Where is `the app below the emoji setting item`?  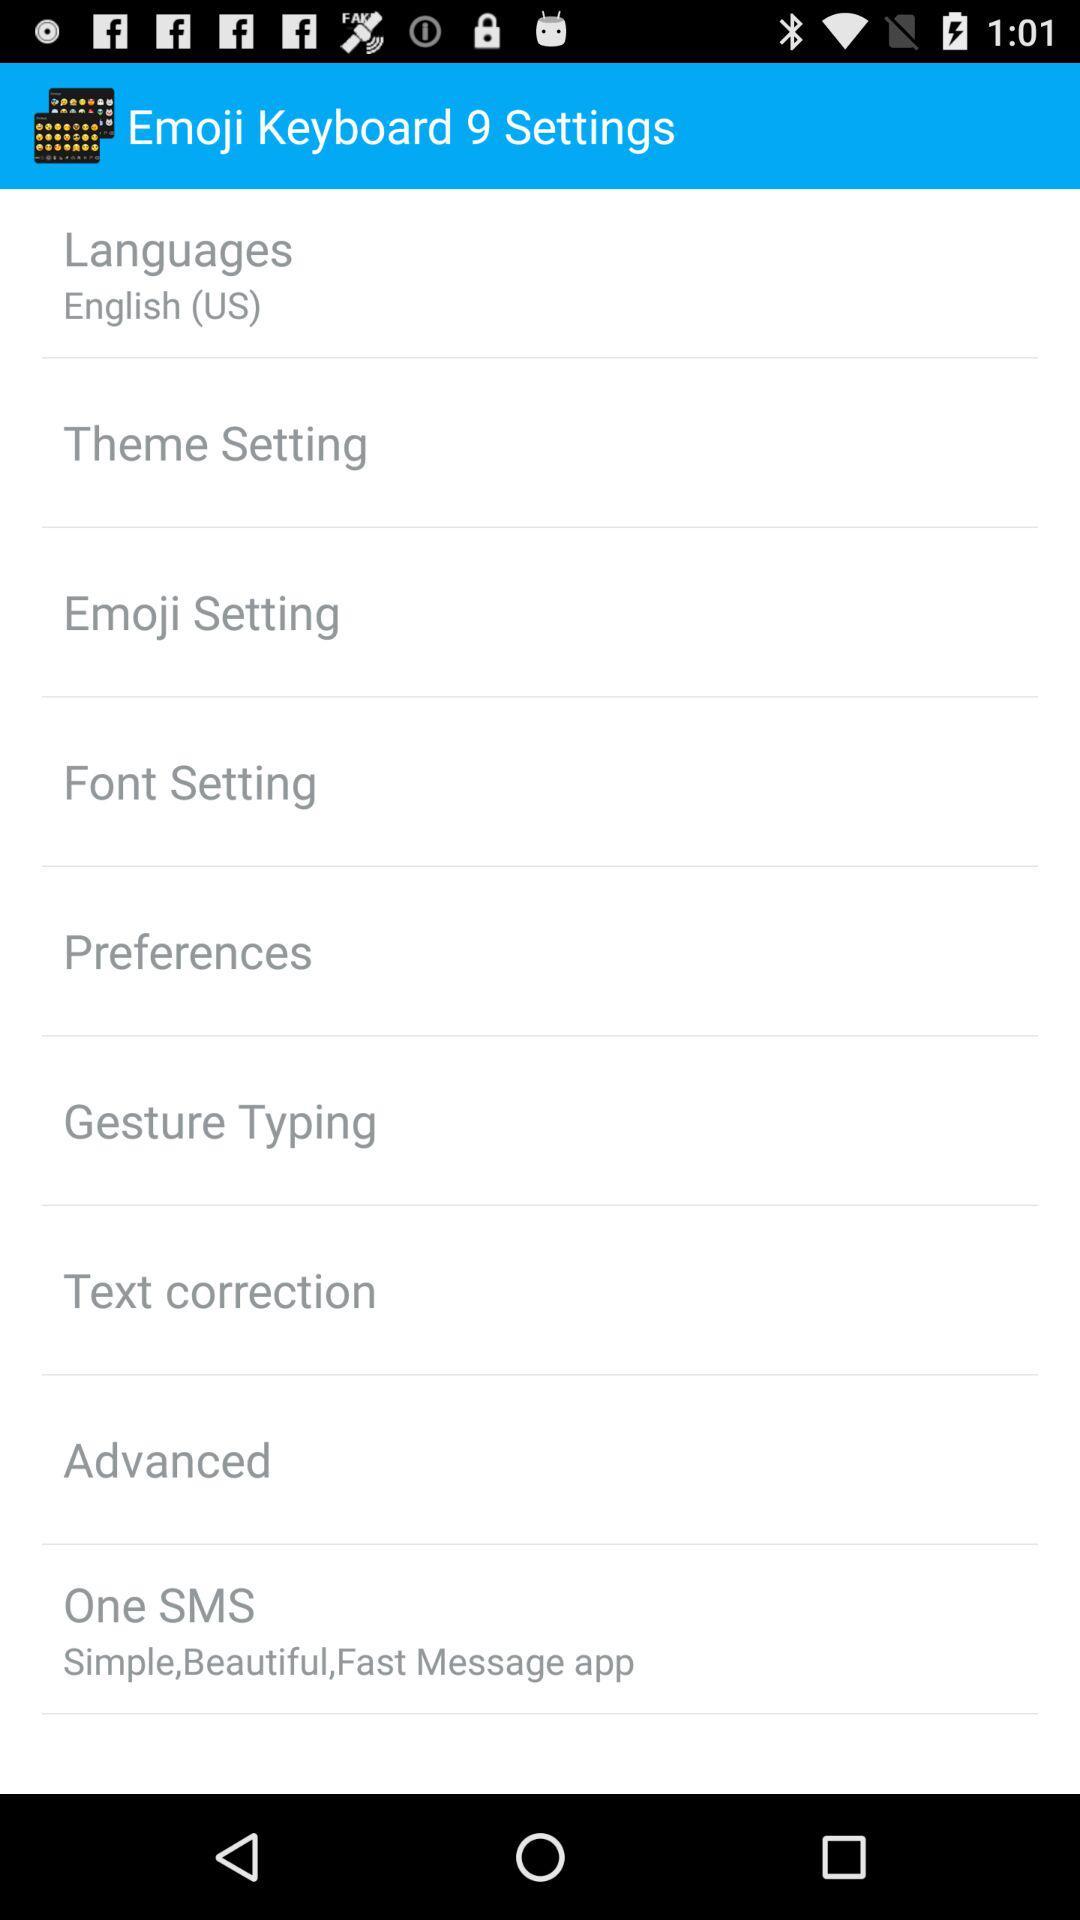
the app below the emoji setting item is located at coordinates (190, 780).